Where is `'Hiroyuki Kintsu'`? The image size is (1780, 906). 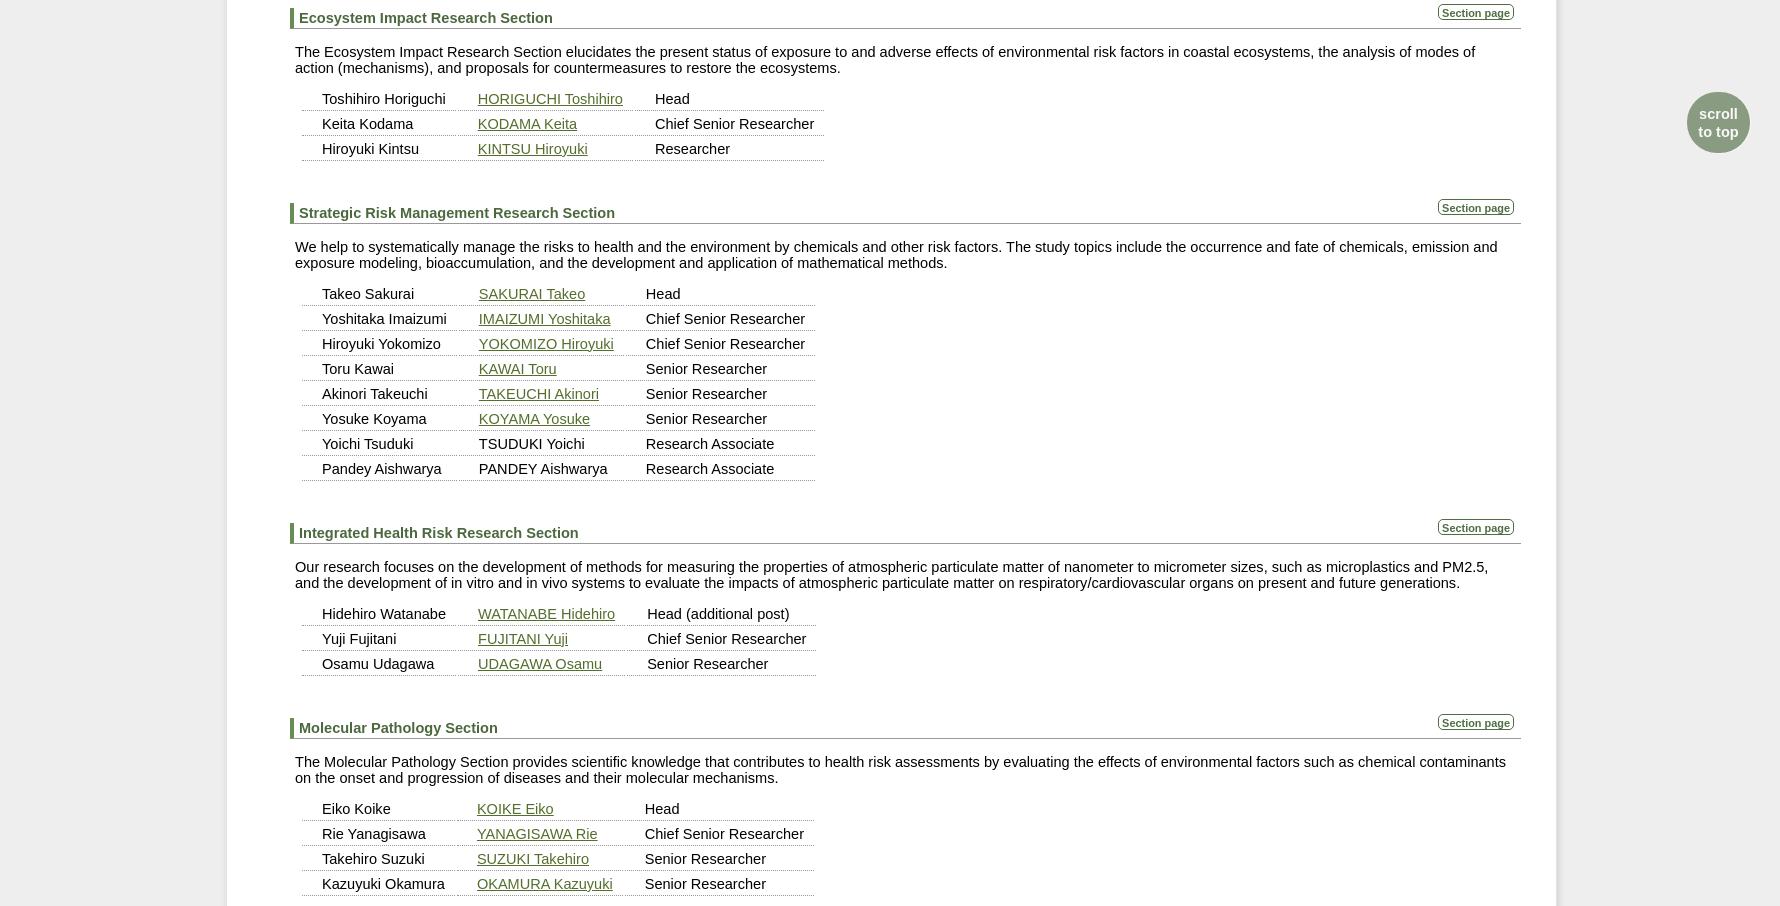
'Hiroyuki Kintsu' is located at coordinates (370, 148).